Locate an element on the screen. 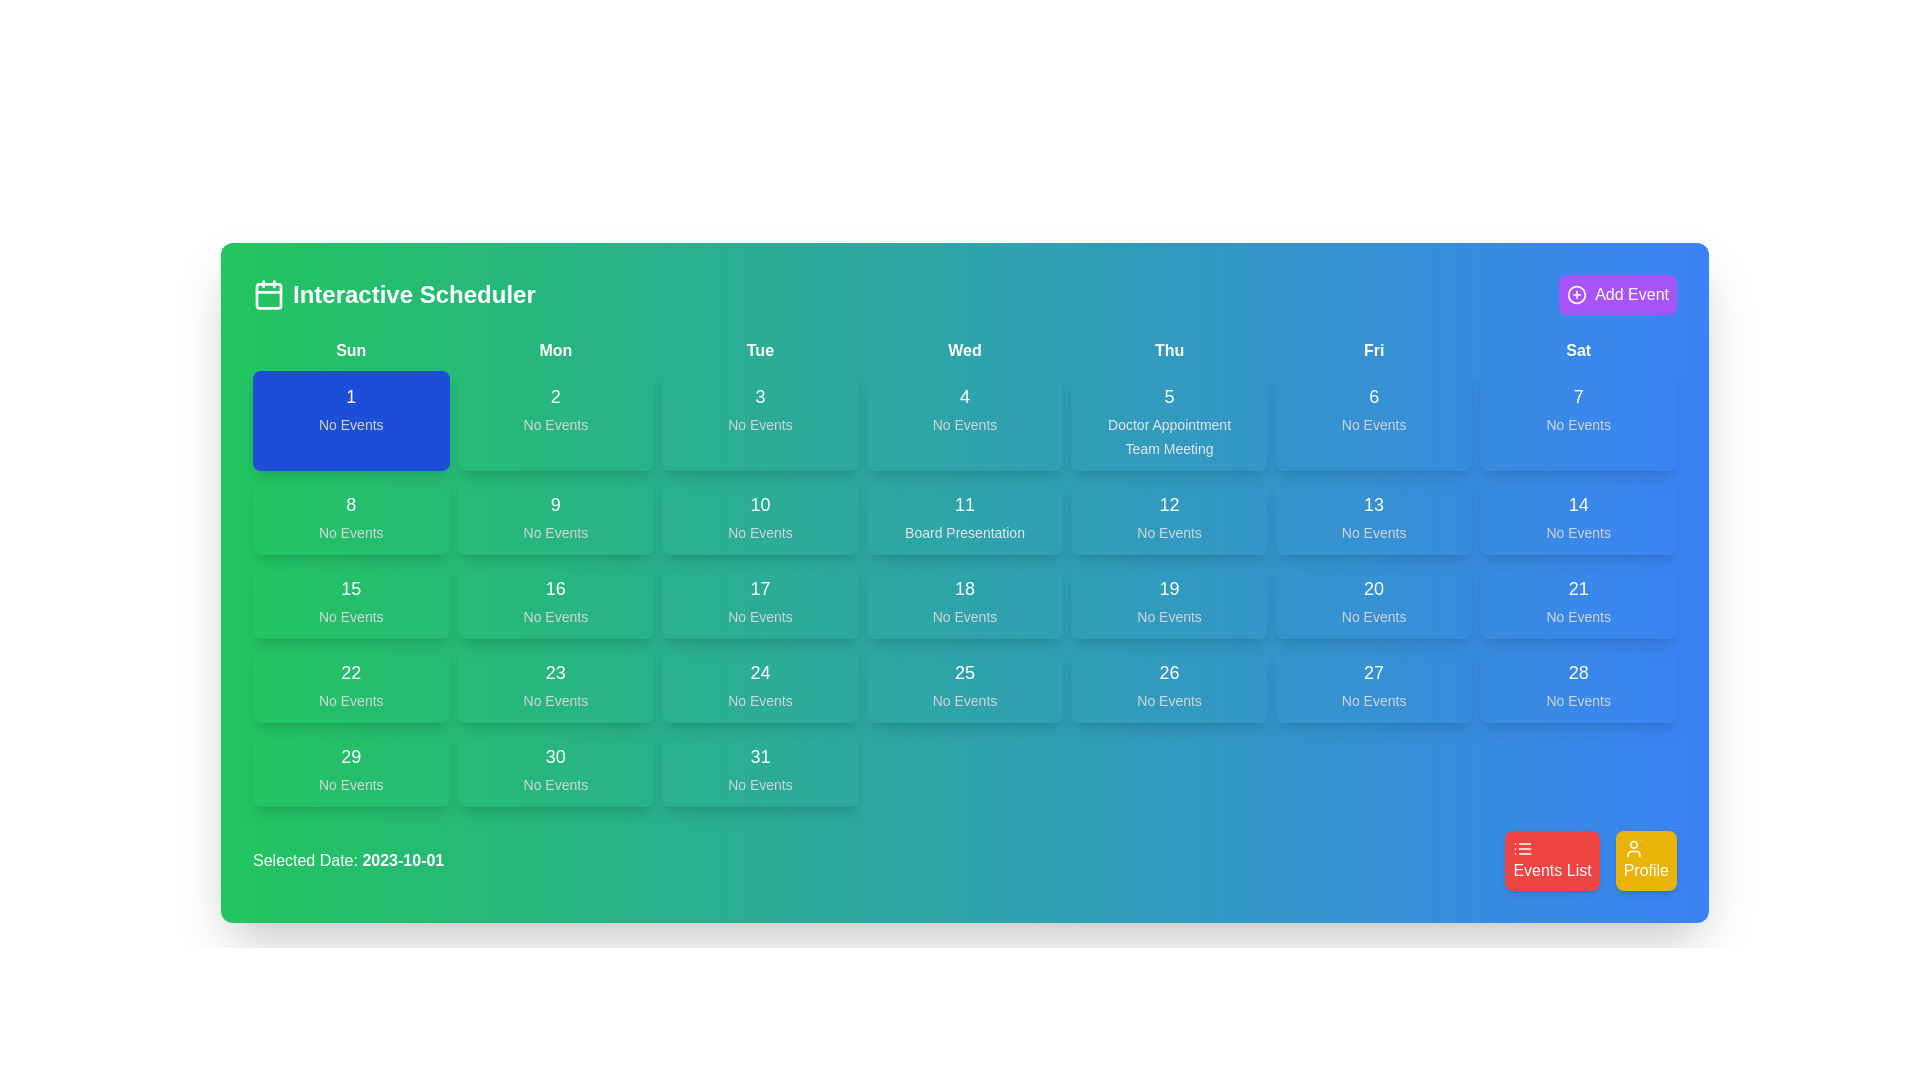 Image resolution: width=1920 pixels, height=1080 pixels. text displayed in the Text label representing the numeric value '20' in the calendar interface located in the Friday column of the third row is located at coordinates (1373, 588).